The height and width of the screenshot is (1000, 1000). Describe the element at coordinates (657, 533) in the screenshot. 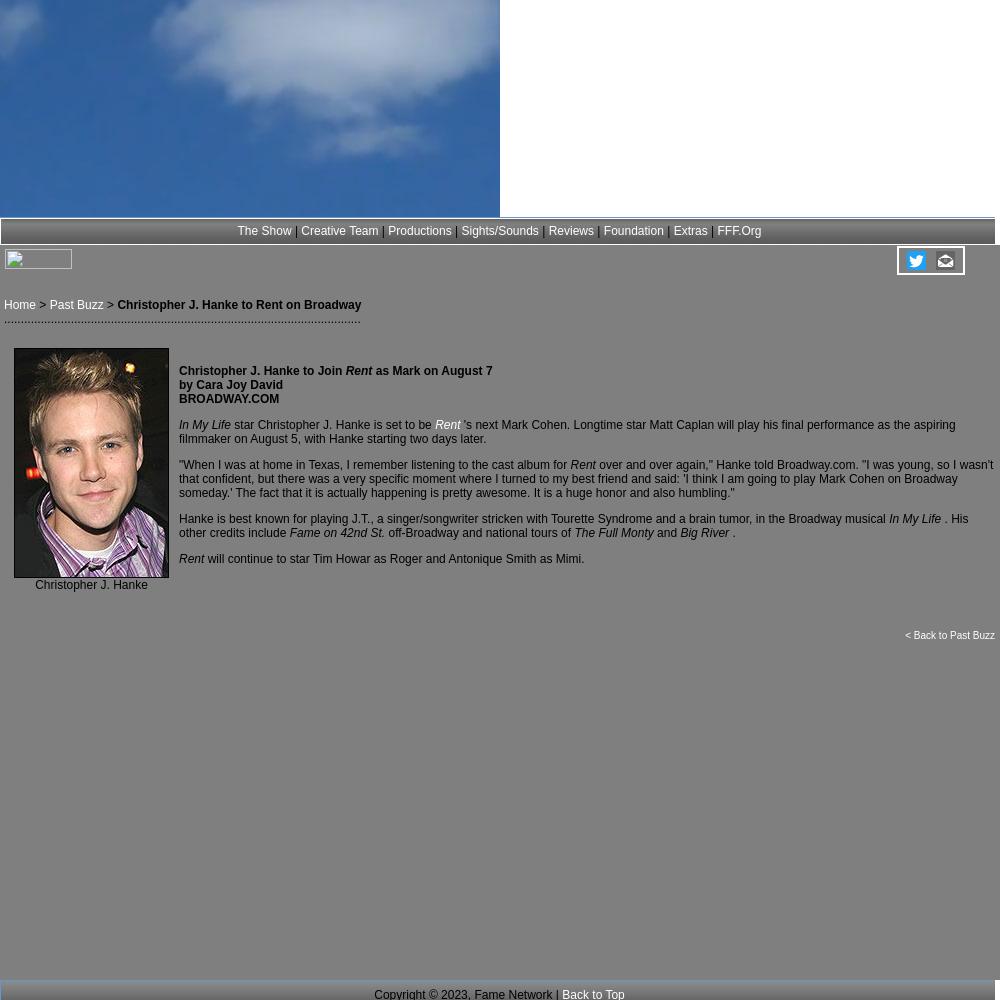

I see `'and'` at that location.